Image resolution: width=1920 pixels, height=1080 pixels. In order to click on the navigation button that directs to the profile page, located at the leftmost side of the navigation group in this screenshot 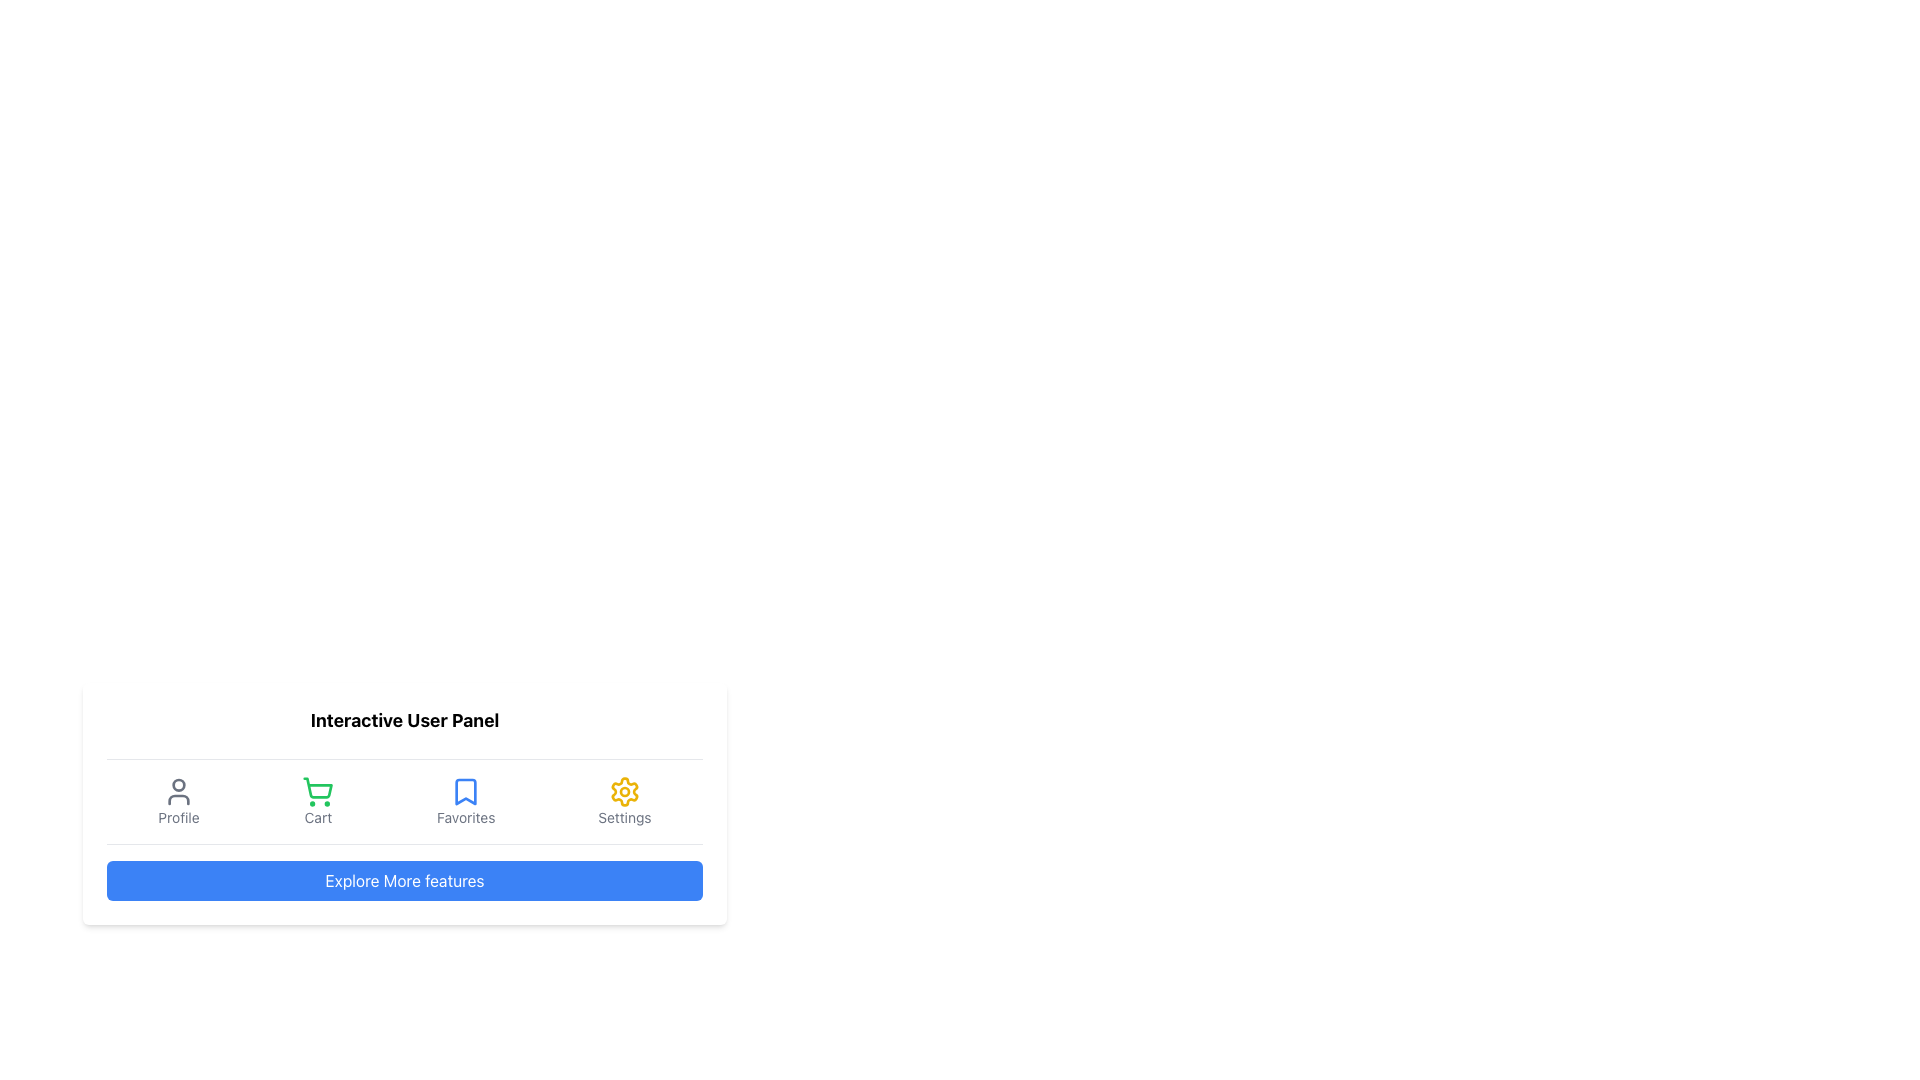, I will do `click(178, 801)`.